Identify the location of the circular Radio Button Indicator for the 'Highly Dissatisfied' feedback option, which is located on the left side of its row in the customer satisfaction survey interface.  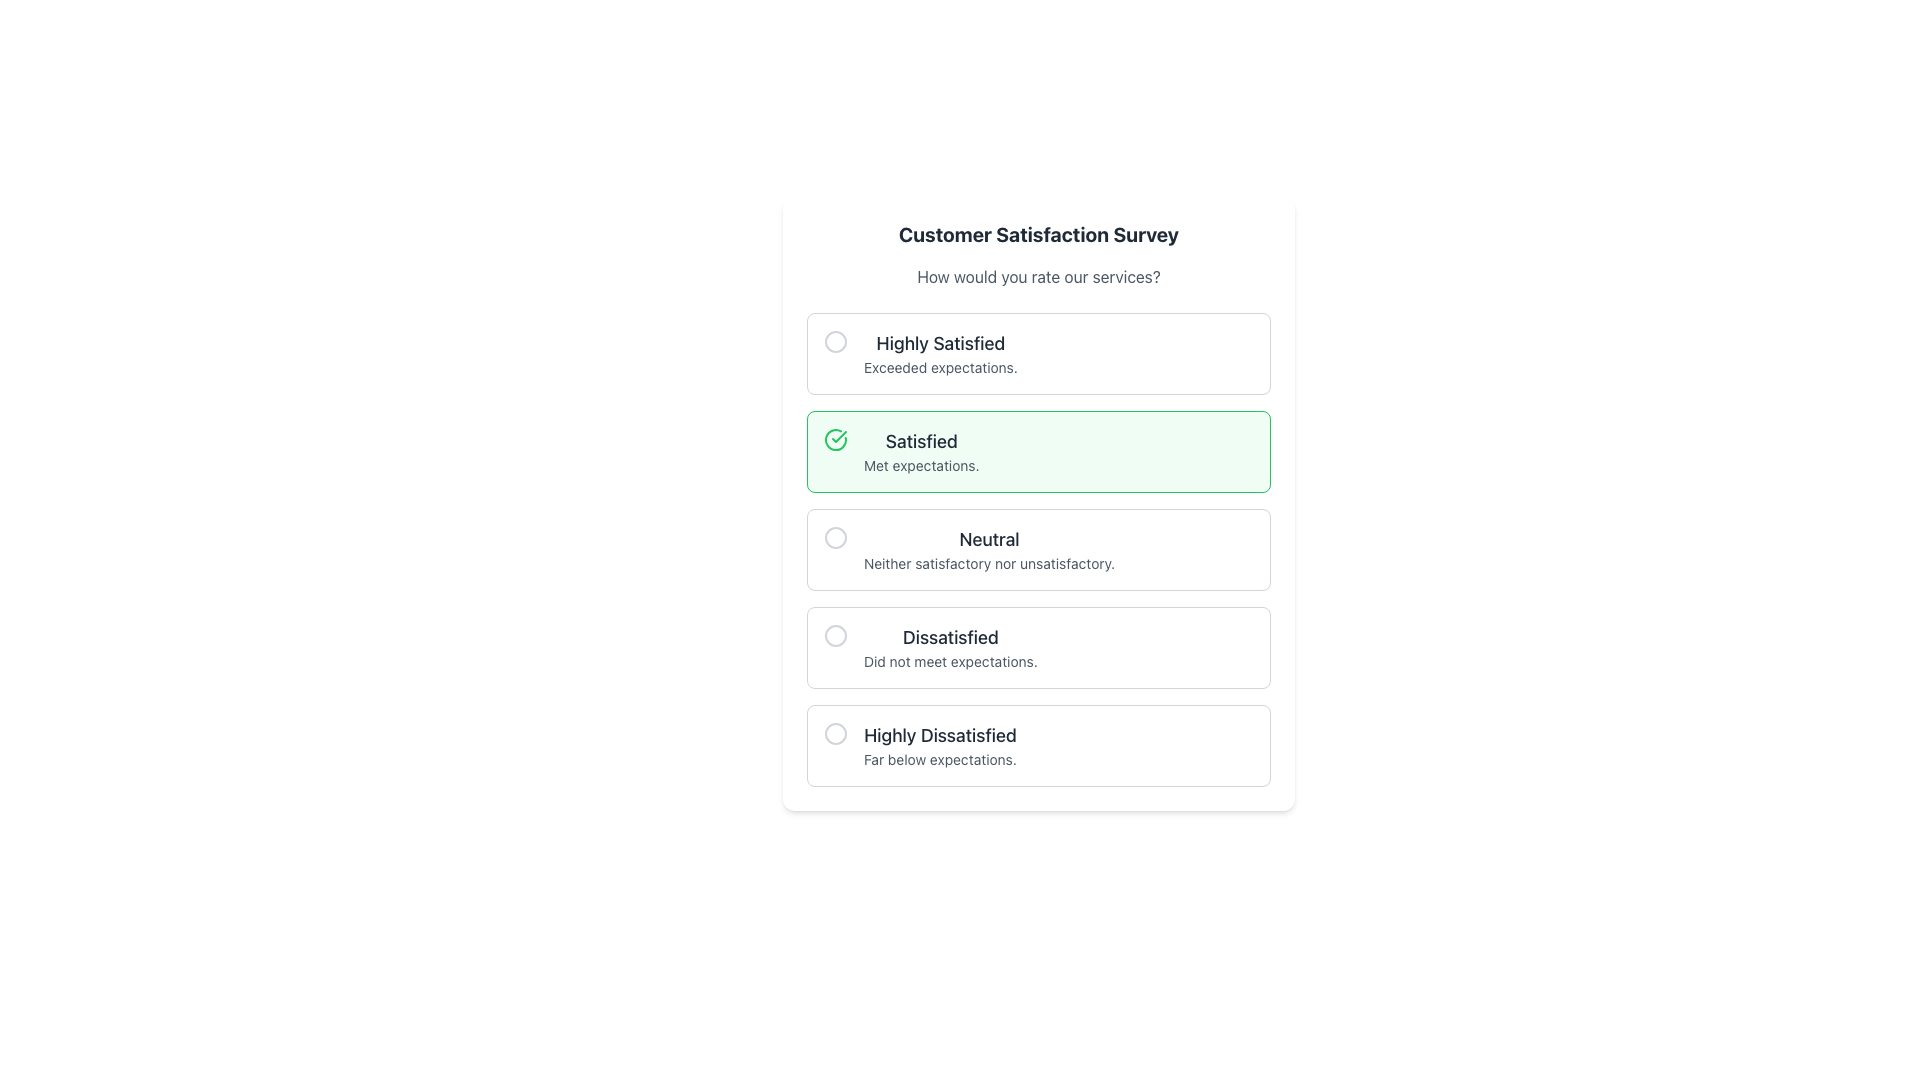
(835, 733).